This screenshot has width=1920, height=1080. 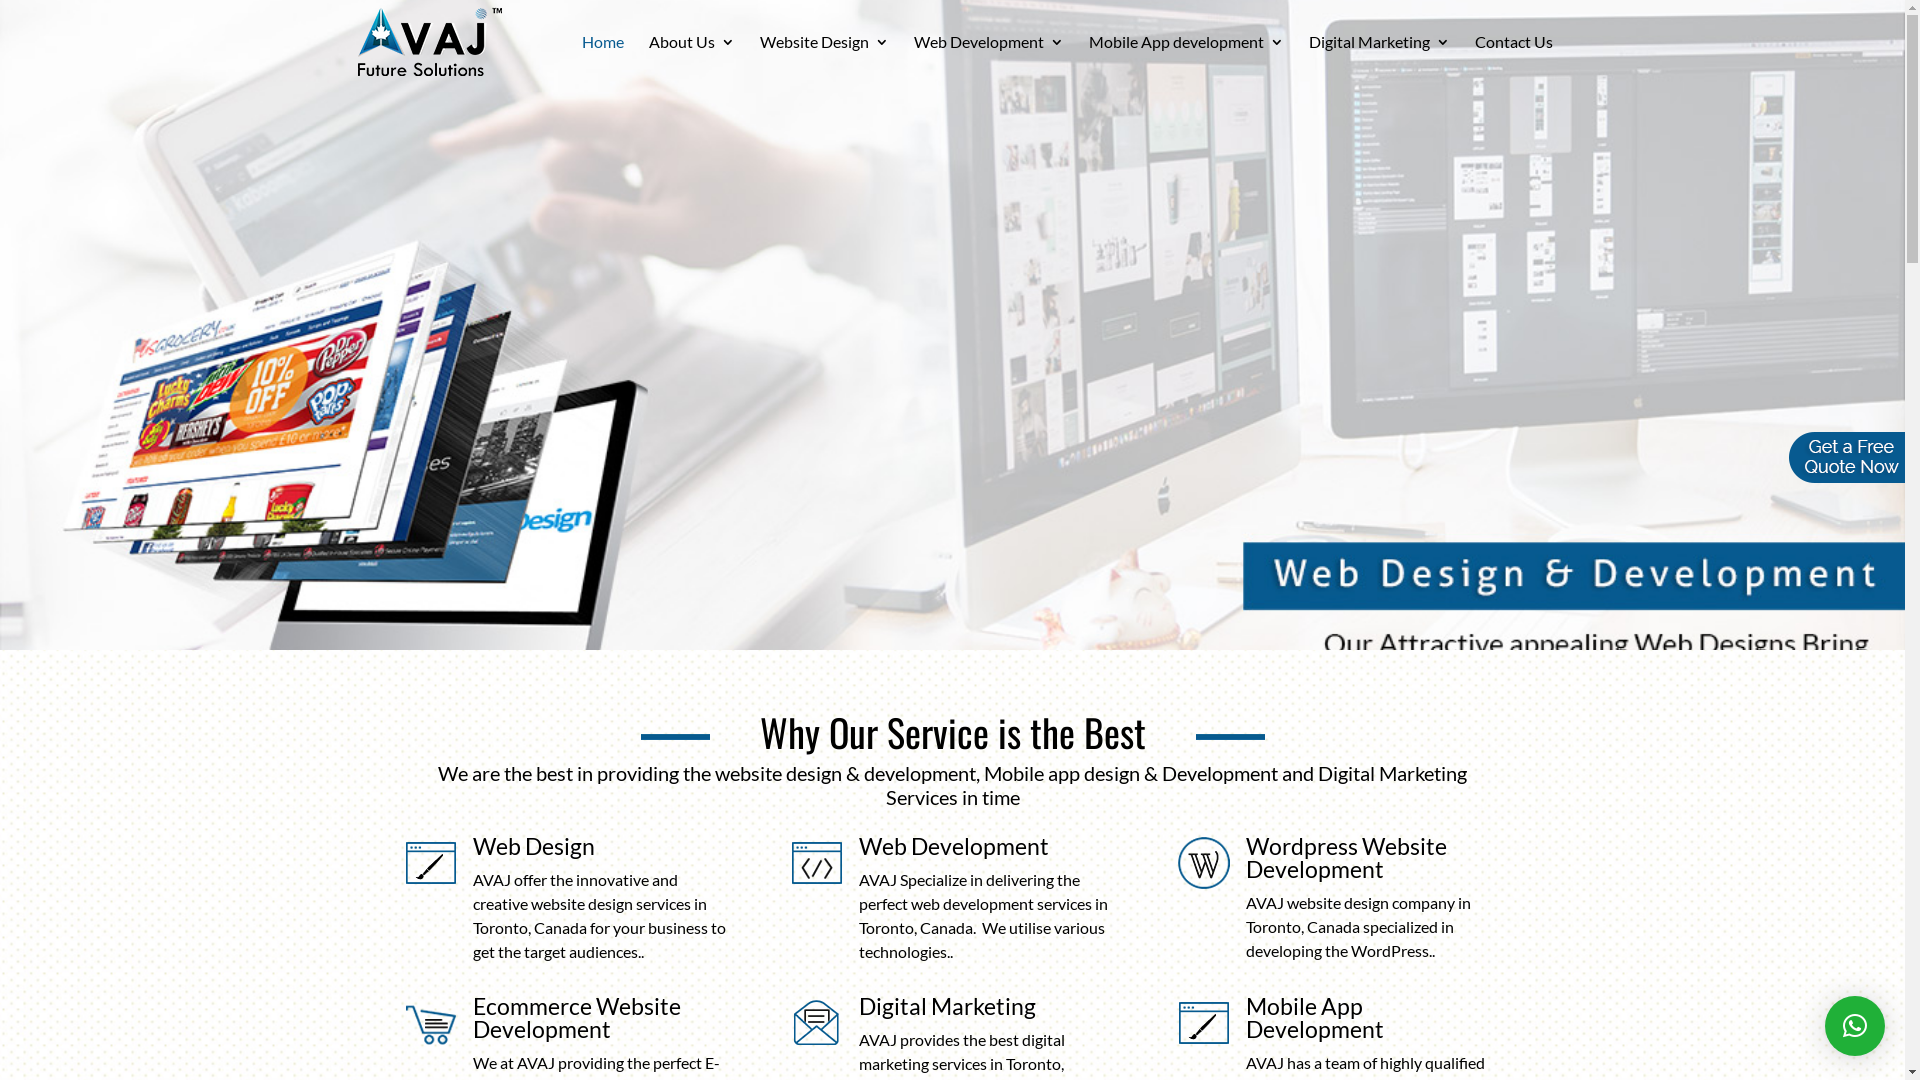 What do you see at coordinates (1377, 58) in the screenshot?
I see `'Digital Marketing'` at bounding box center [1377, 58].